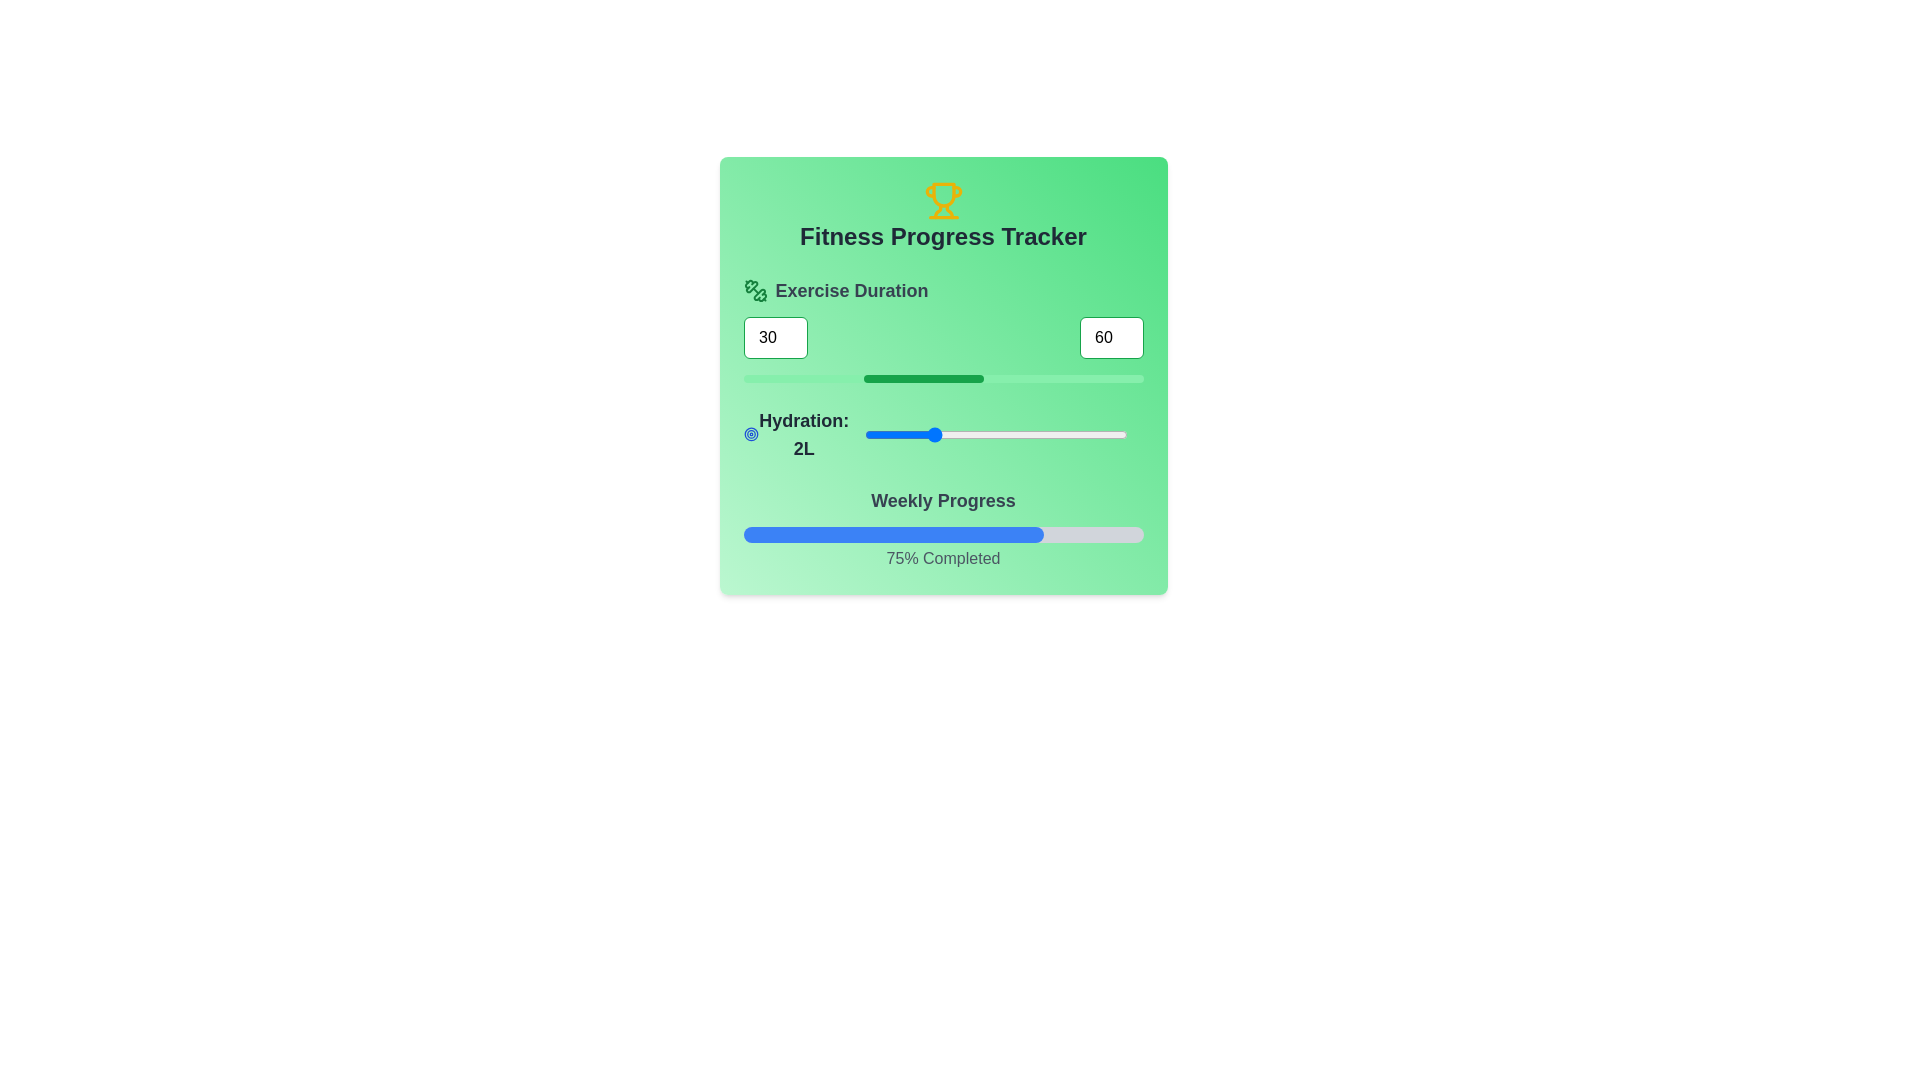 This screenshot has width=1920, height=1080. Describe the element at coordinates (996, 434) in the screenshot. I see `hydration level` at that location.